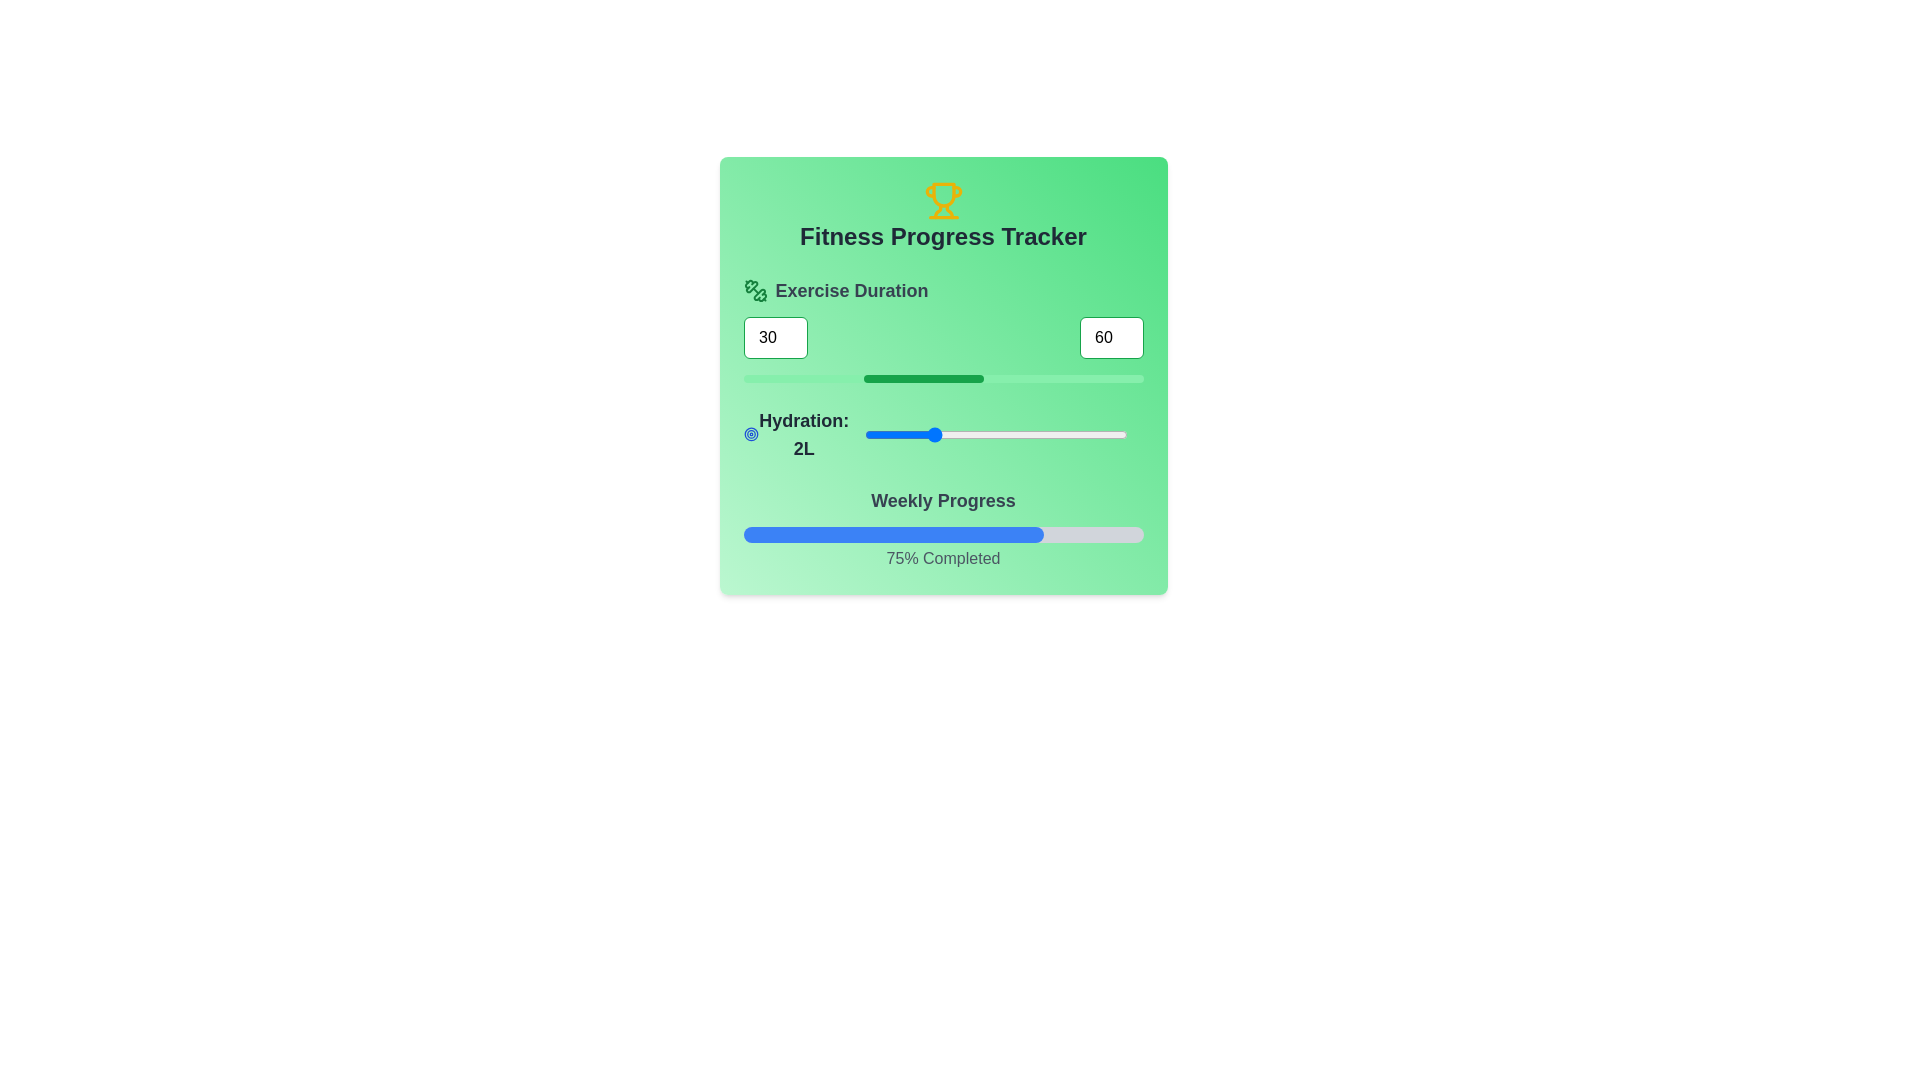 This screenshot has width=1920, height=1080. Describe the element at coordinates (996, 434) in the screenshot. I see `hydration level` at that location.